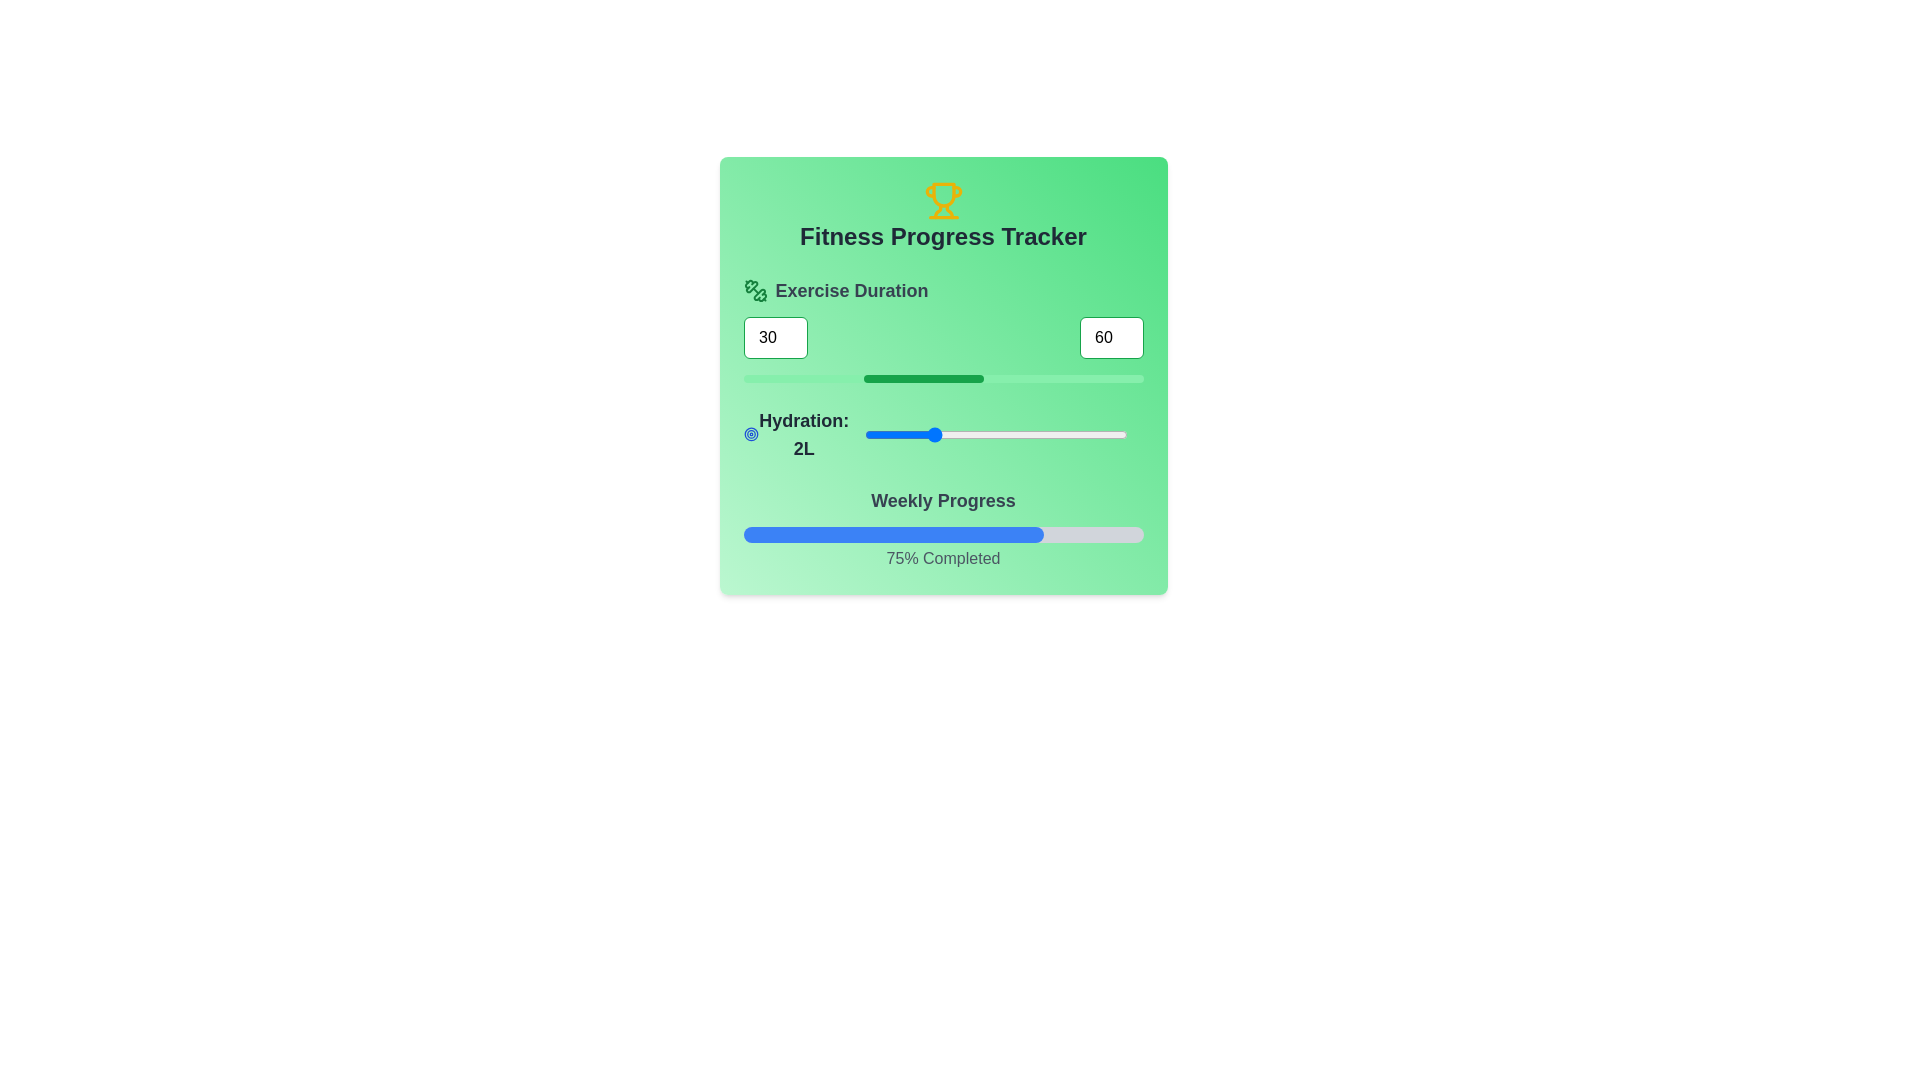 This screenshot has width=1920, height=1080. Describe the element at coordinates (996, 434) in the screenshot. I see `hydration level` at that location.